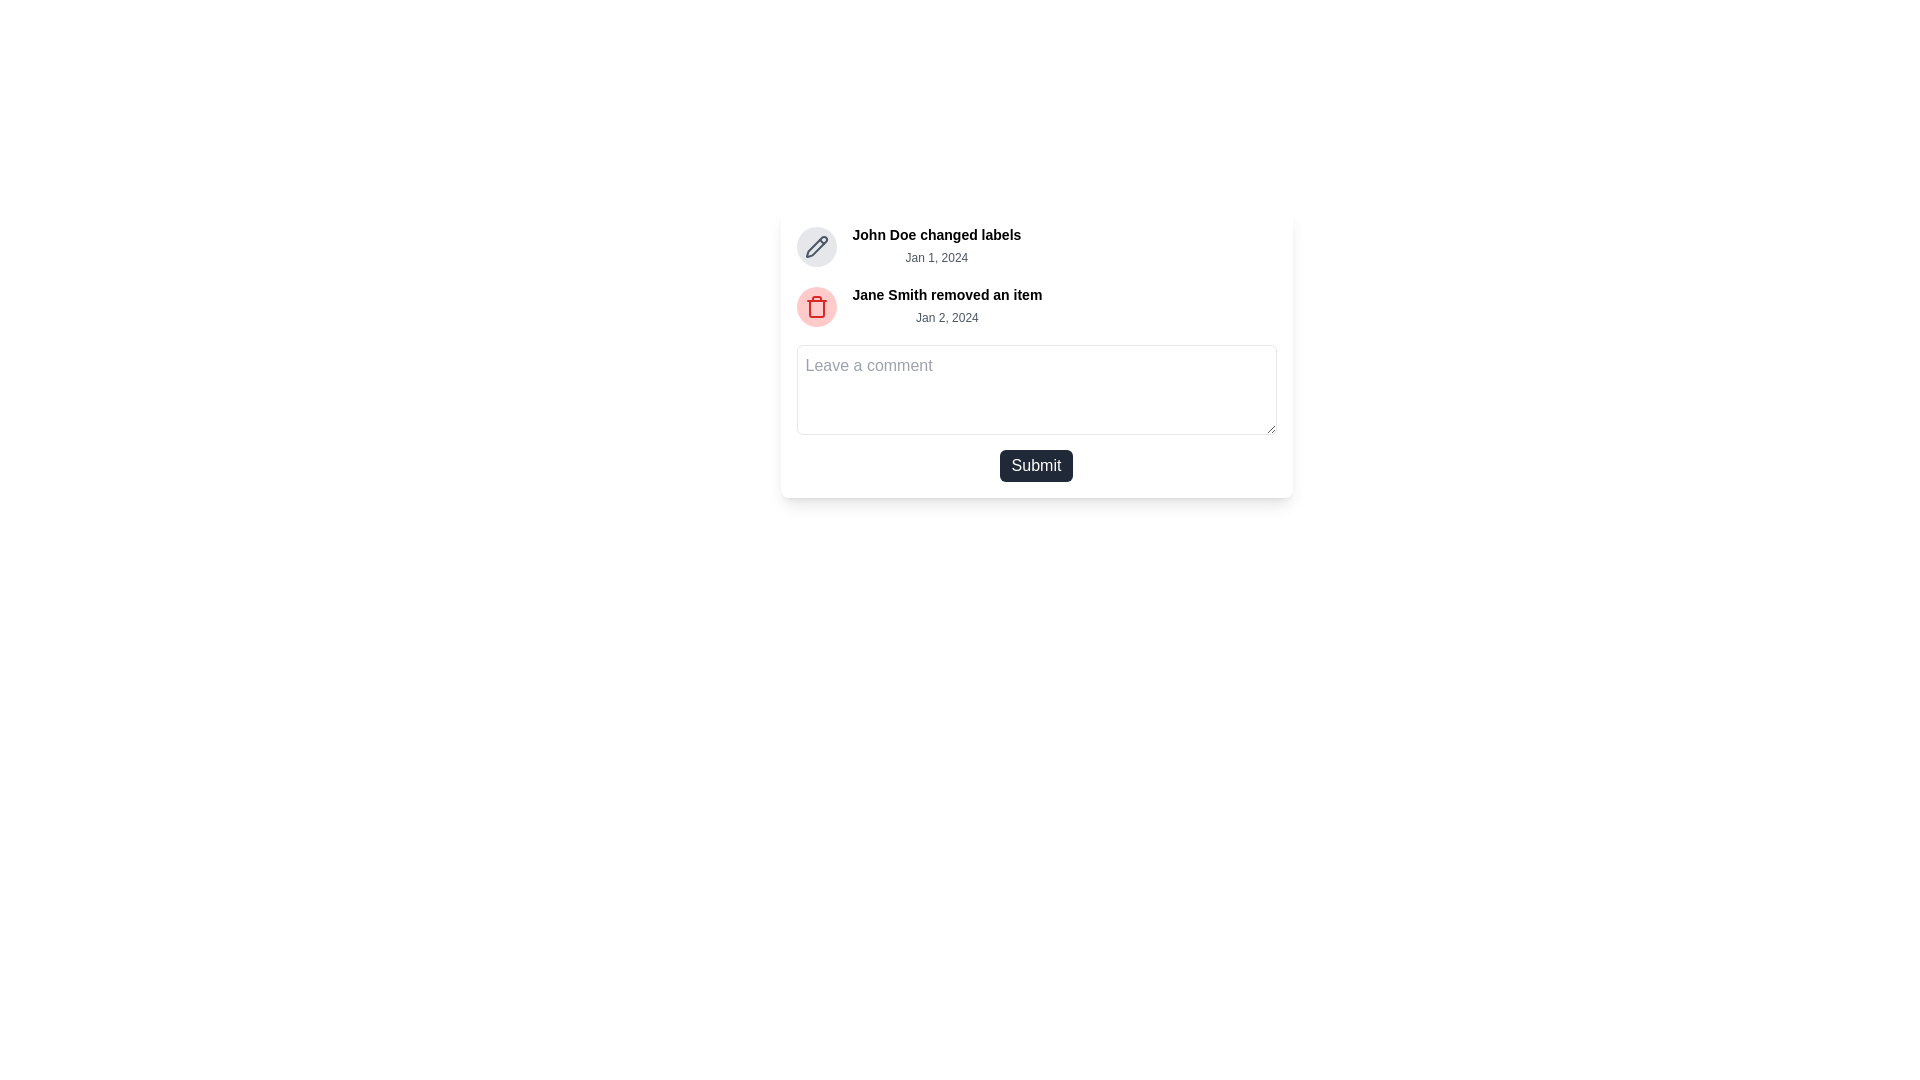  What do you see at coordinates (1036, 307) in the screenshot?
I see `the second entry in the activity log which contains a circular red icon with a trash can symbol and bold text stating 'Jane Smith removed an item'` at bounding box center [1036, 307].